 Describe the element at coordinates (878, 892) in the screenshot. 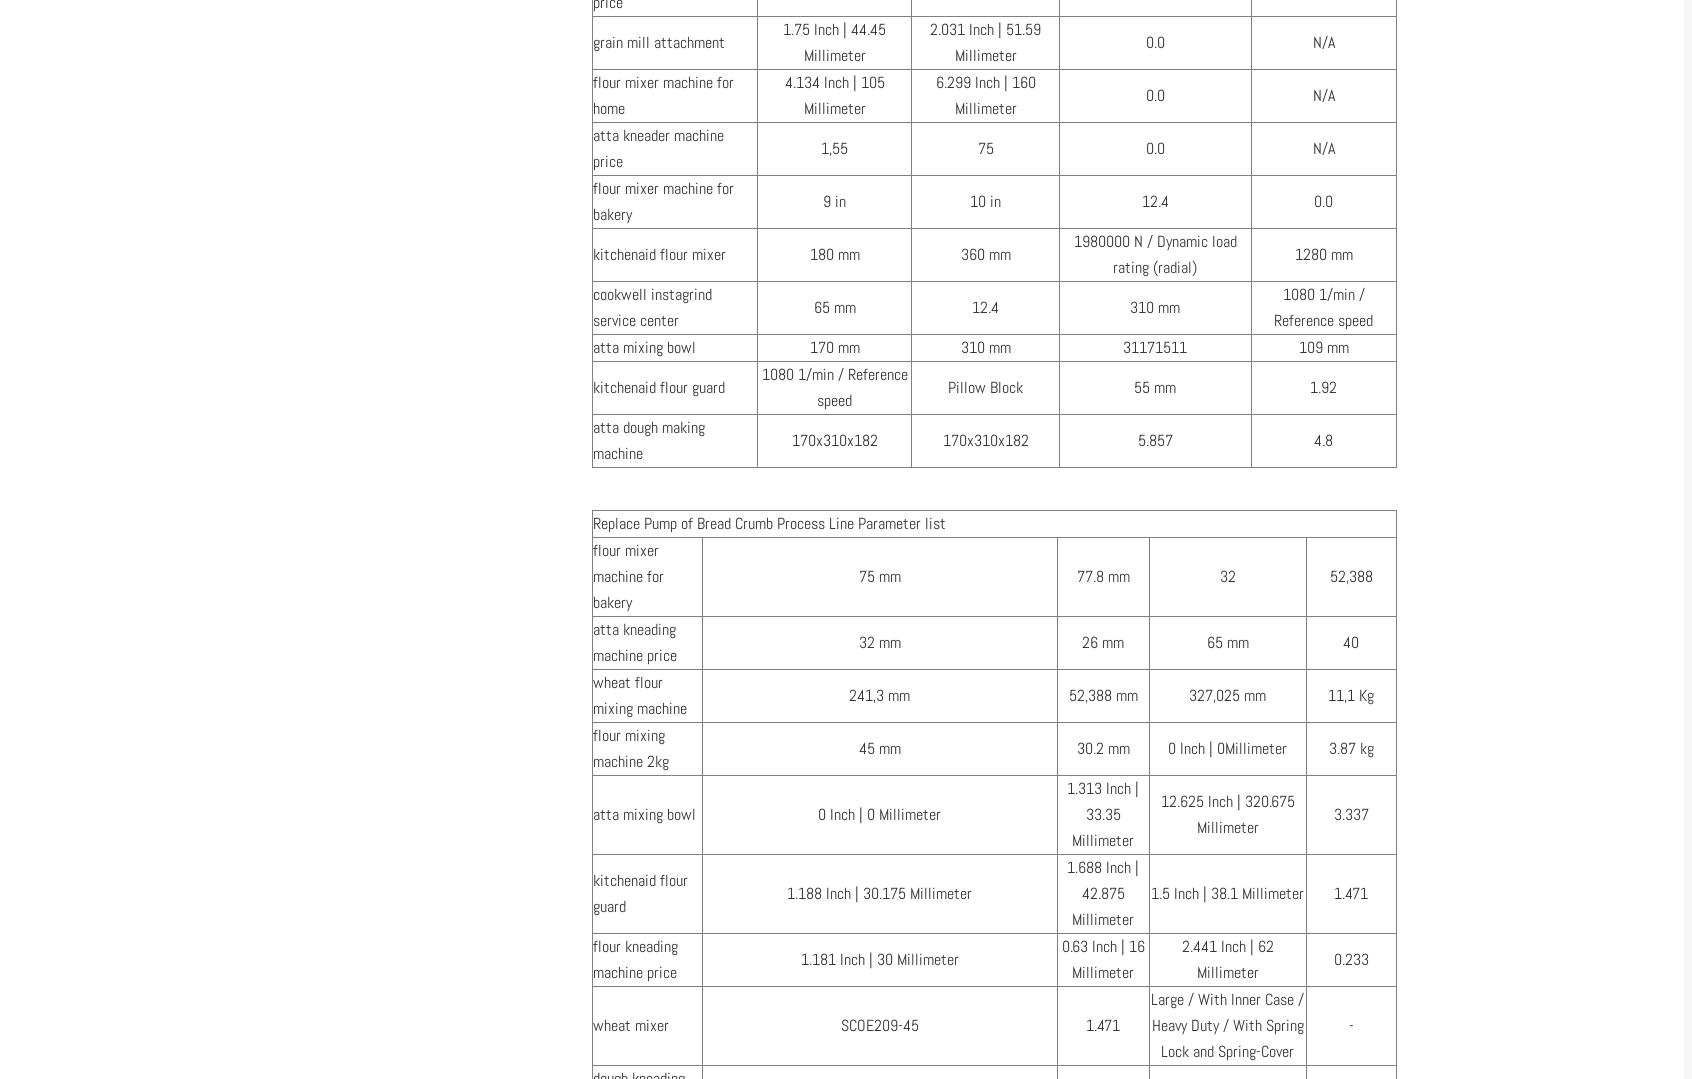

I see `'1.188 Inch | 30.175 Millimeter'` at that location.